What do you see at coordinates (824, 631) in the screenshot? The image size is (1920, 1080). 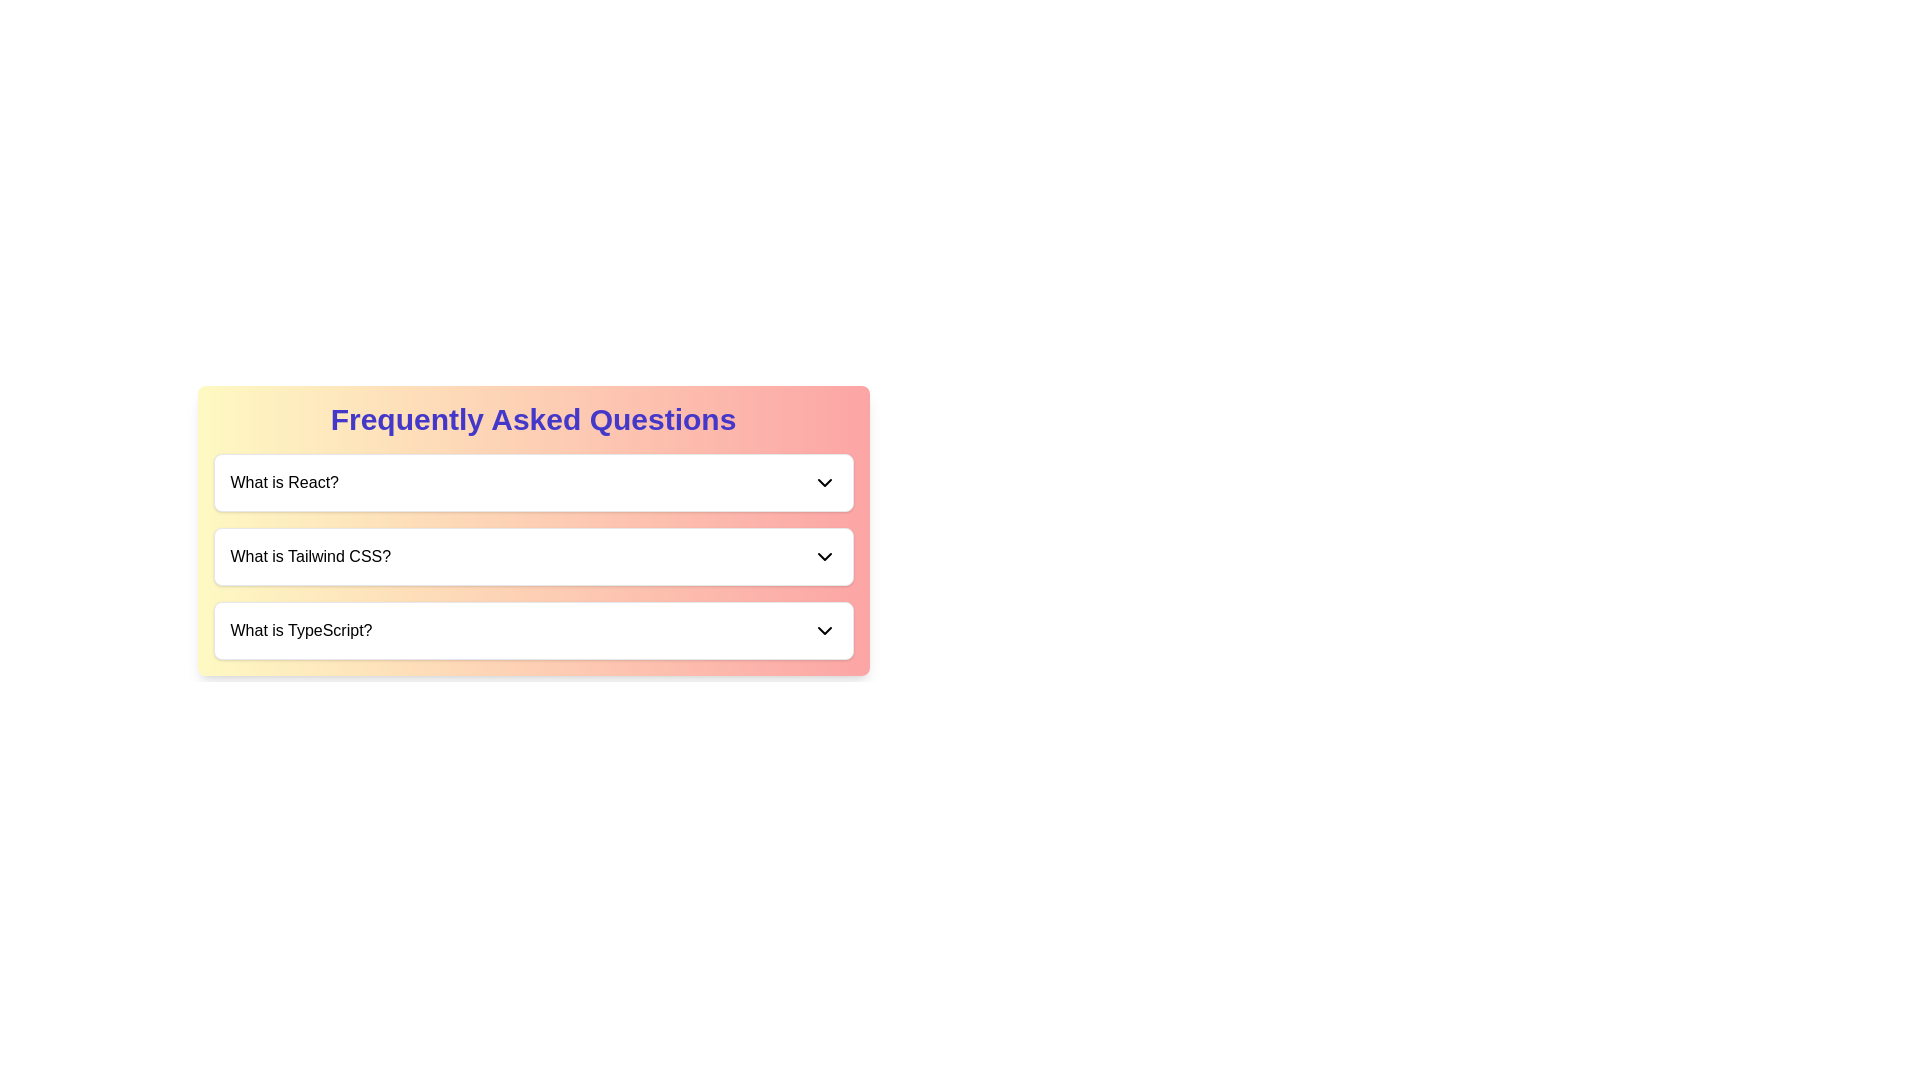 I see `the downward-pointing chevron icon in the 'What is TypeScript?' expandable section` at bounding box center [824, 631].